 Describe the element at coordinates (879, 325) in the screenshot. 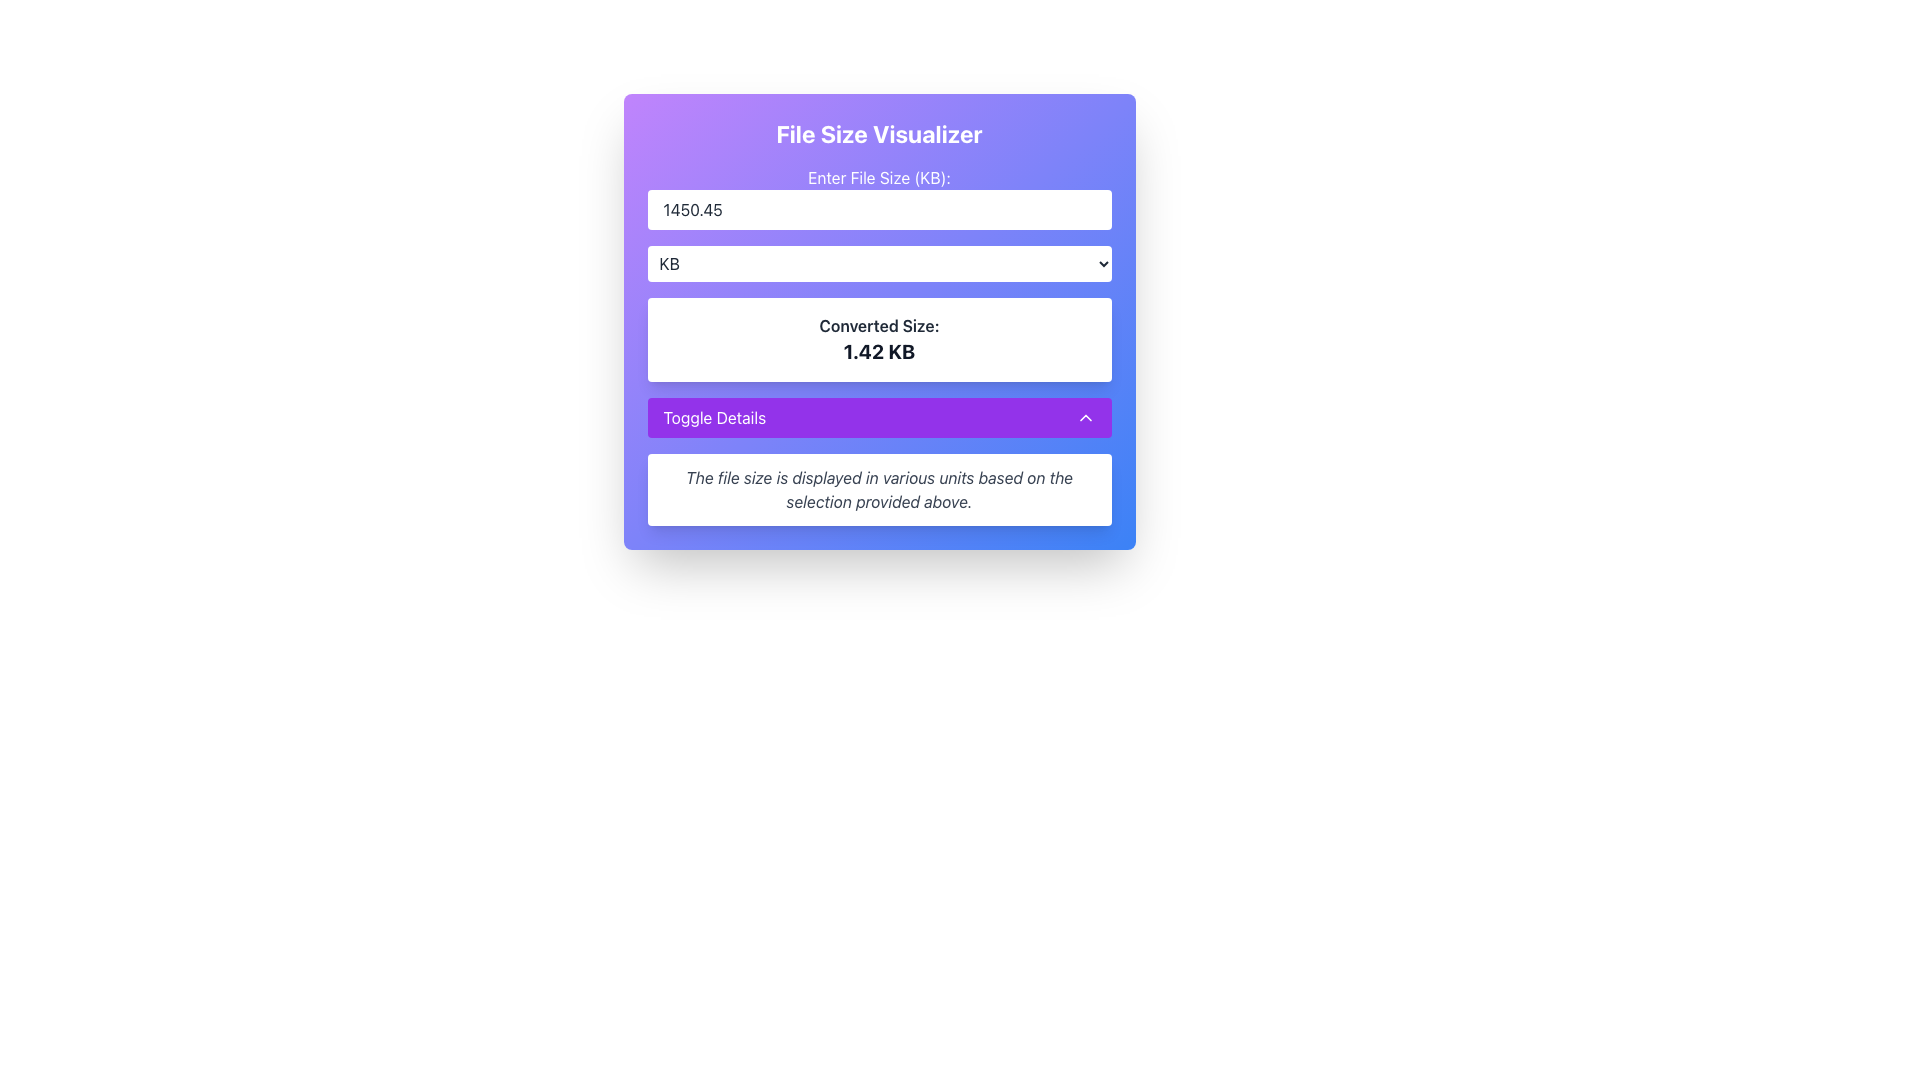

I see `text label that says 'Converted Size:' which is styled in dark gray and bold, positioned above the numerical value '1.42 KB'` at that location.